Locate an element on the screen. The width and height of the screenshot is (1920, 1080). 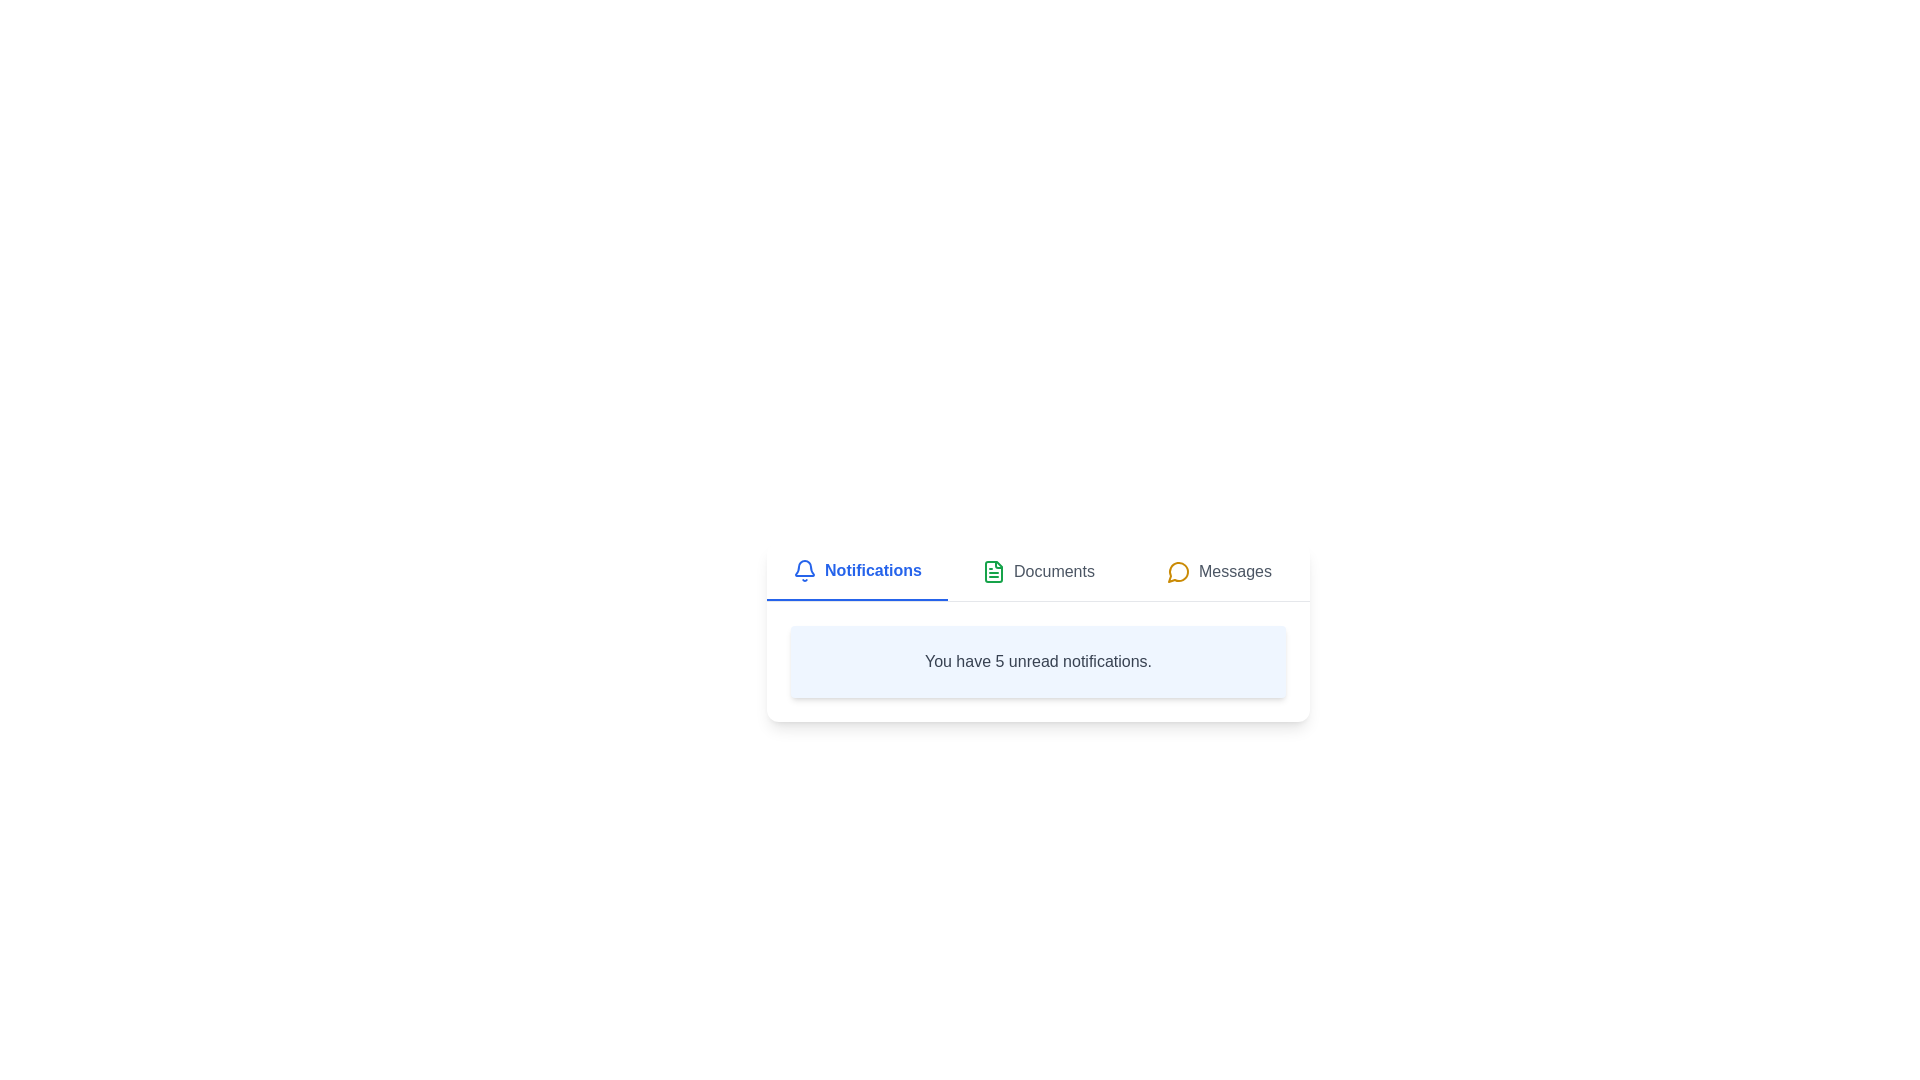
the tab labeled Documents is located at coordinates (1038, 571).